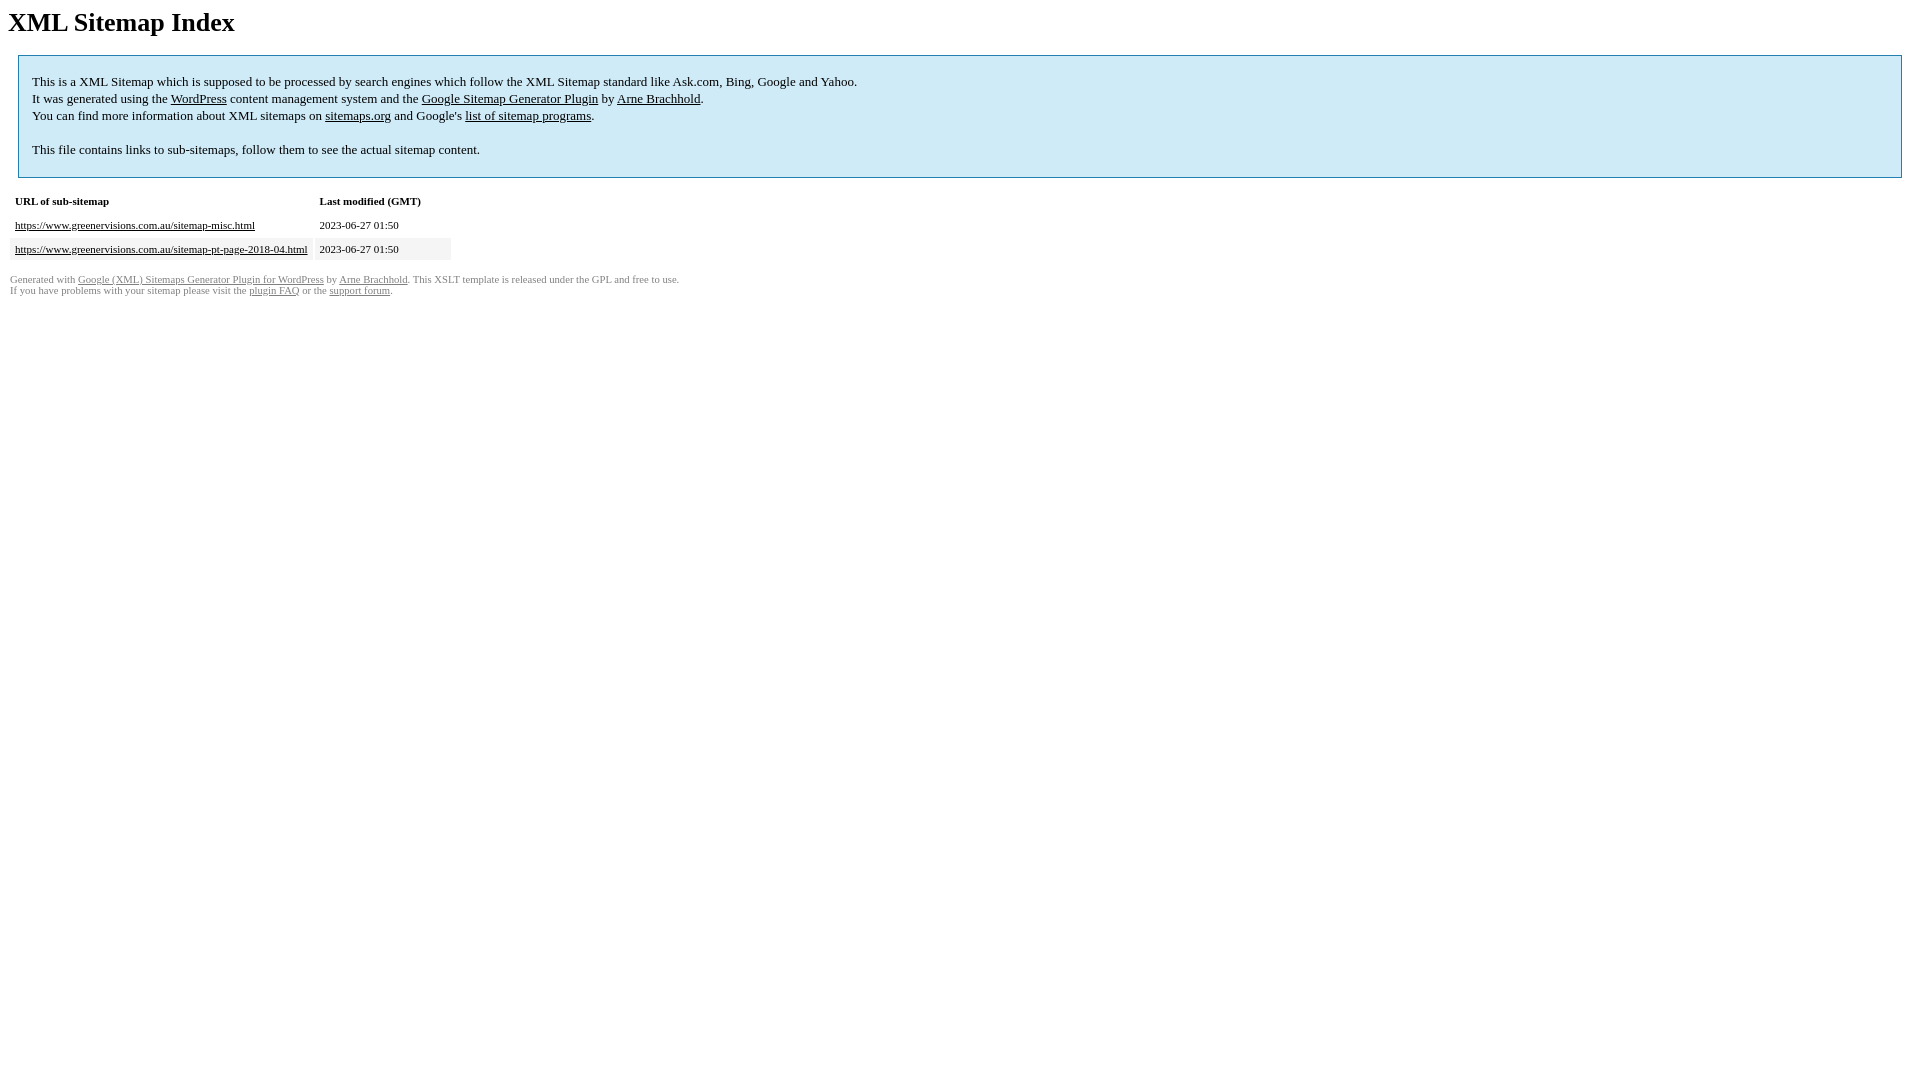  Describe the element at coordinates (198, 98) in the screenshot. I see `'WordPress'` at that location.